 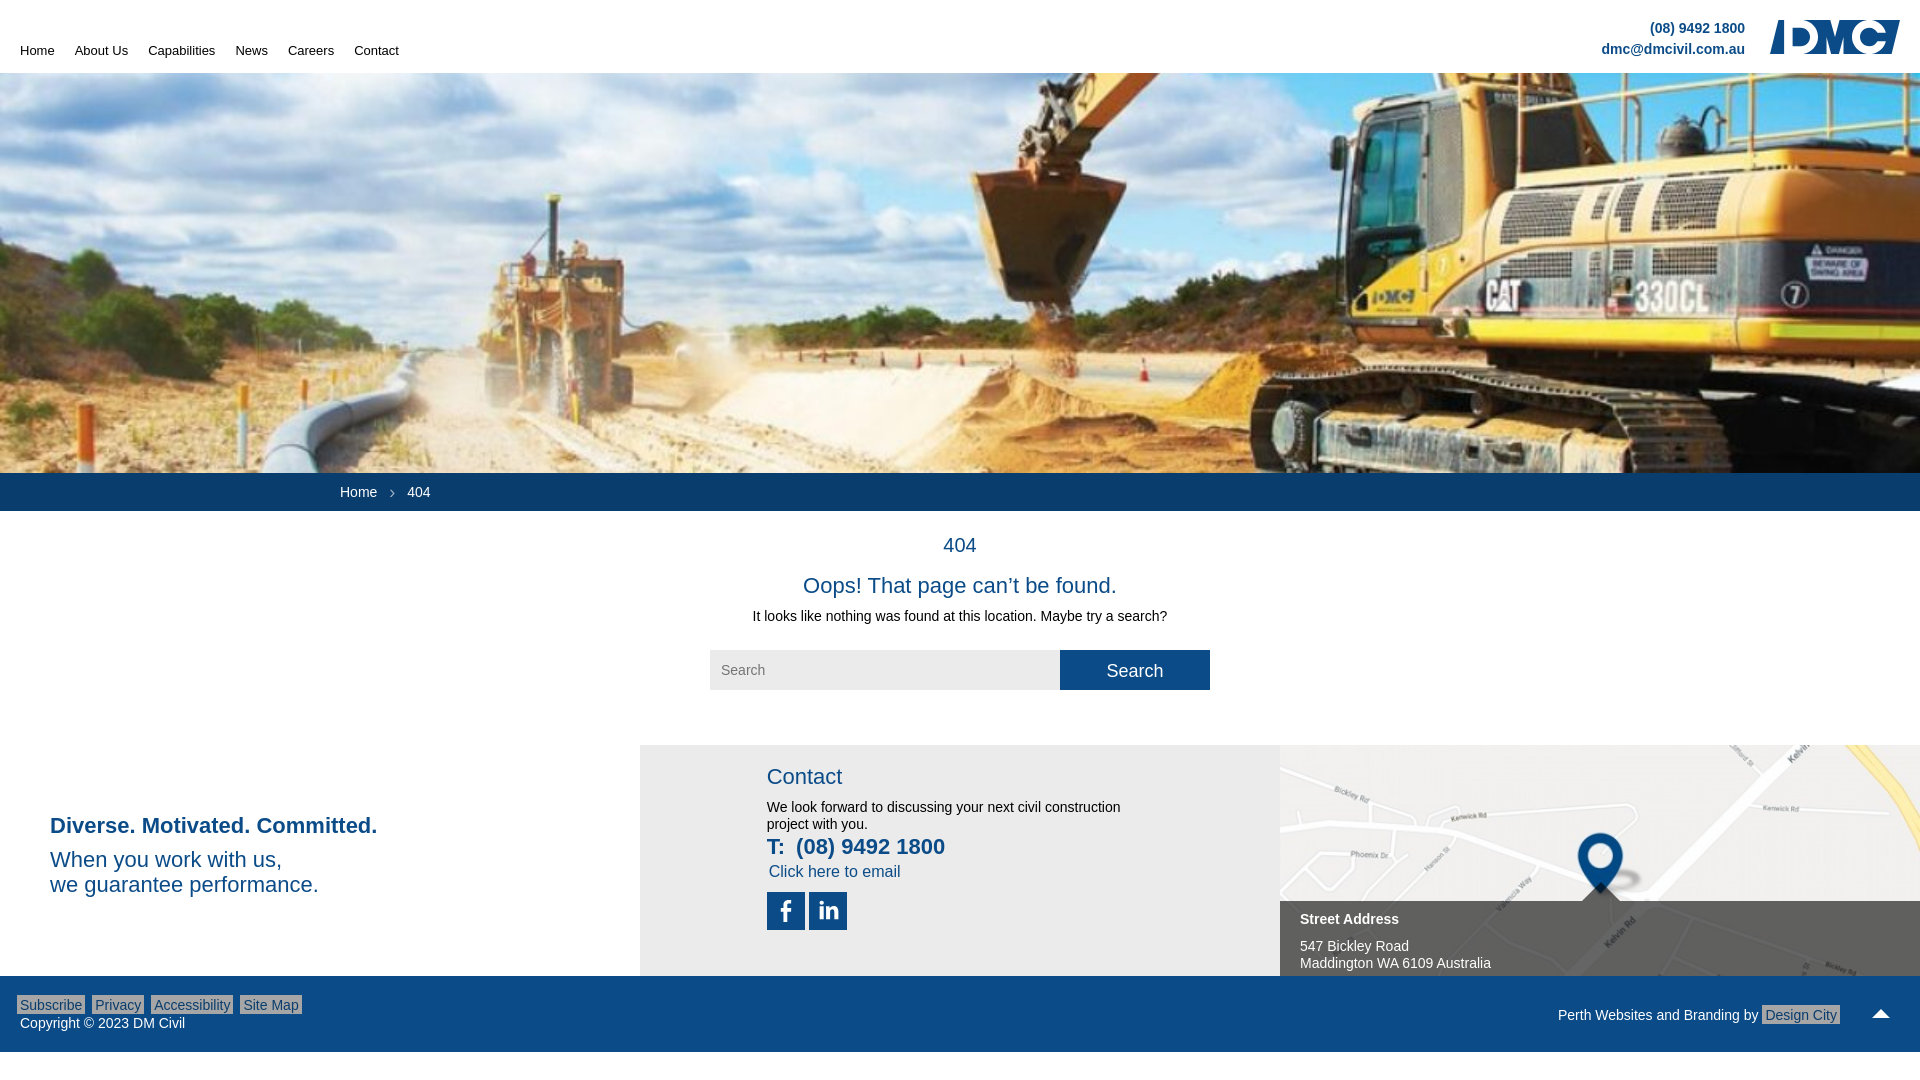 I want to click on 'Perth Websites', so click(x=1605, y=1014).